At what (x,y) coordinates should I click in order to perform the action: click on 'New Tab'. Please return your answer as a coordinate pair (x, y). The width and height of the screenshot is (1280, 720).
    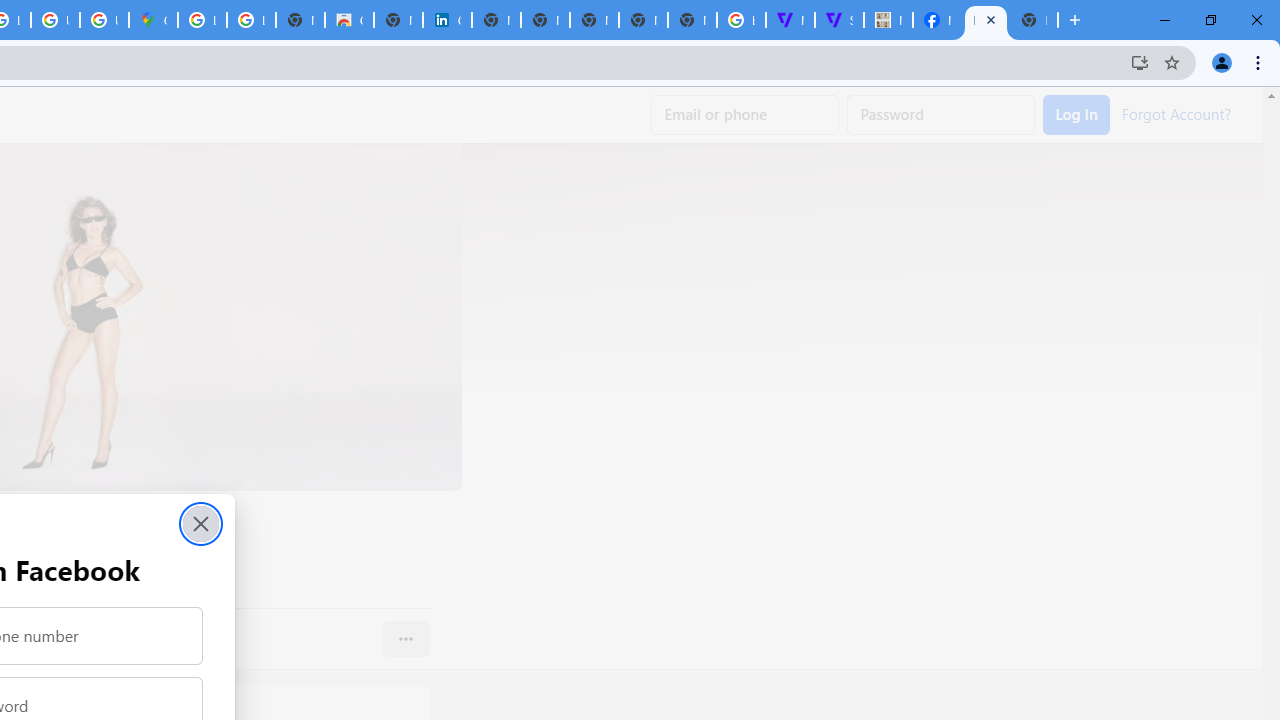
    Looking at the image, I should click on (1034, 20).